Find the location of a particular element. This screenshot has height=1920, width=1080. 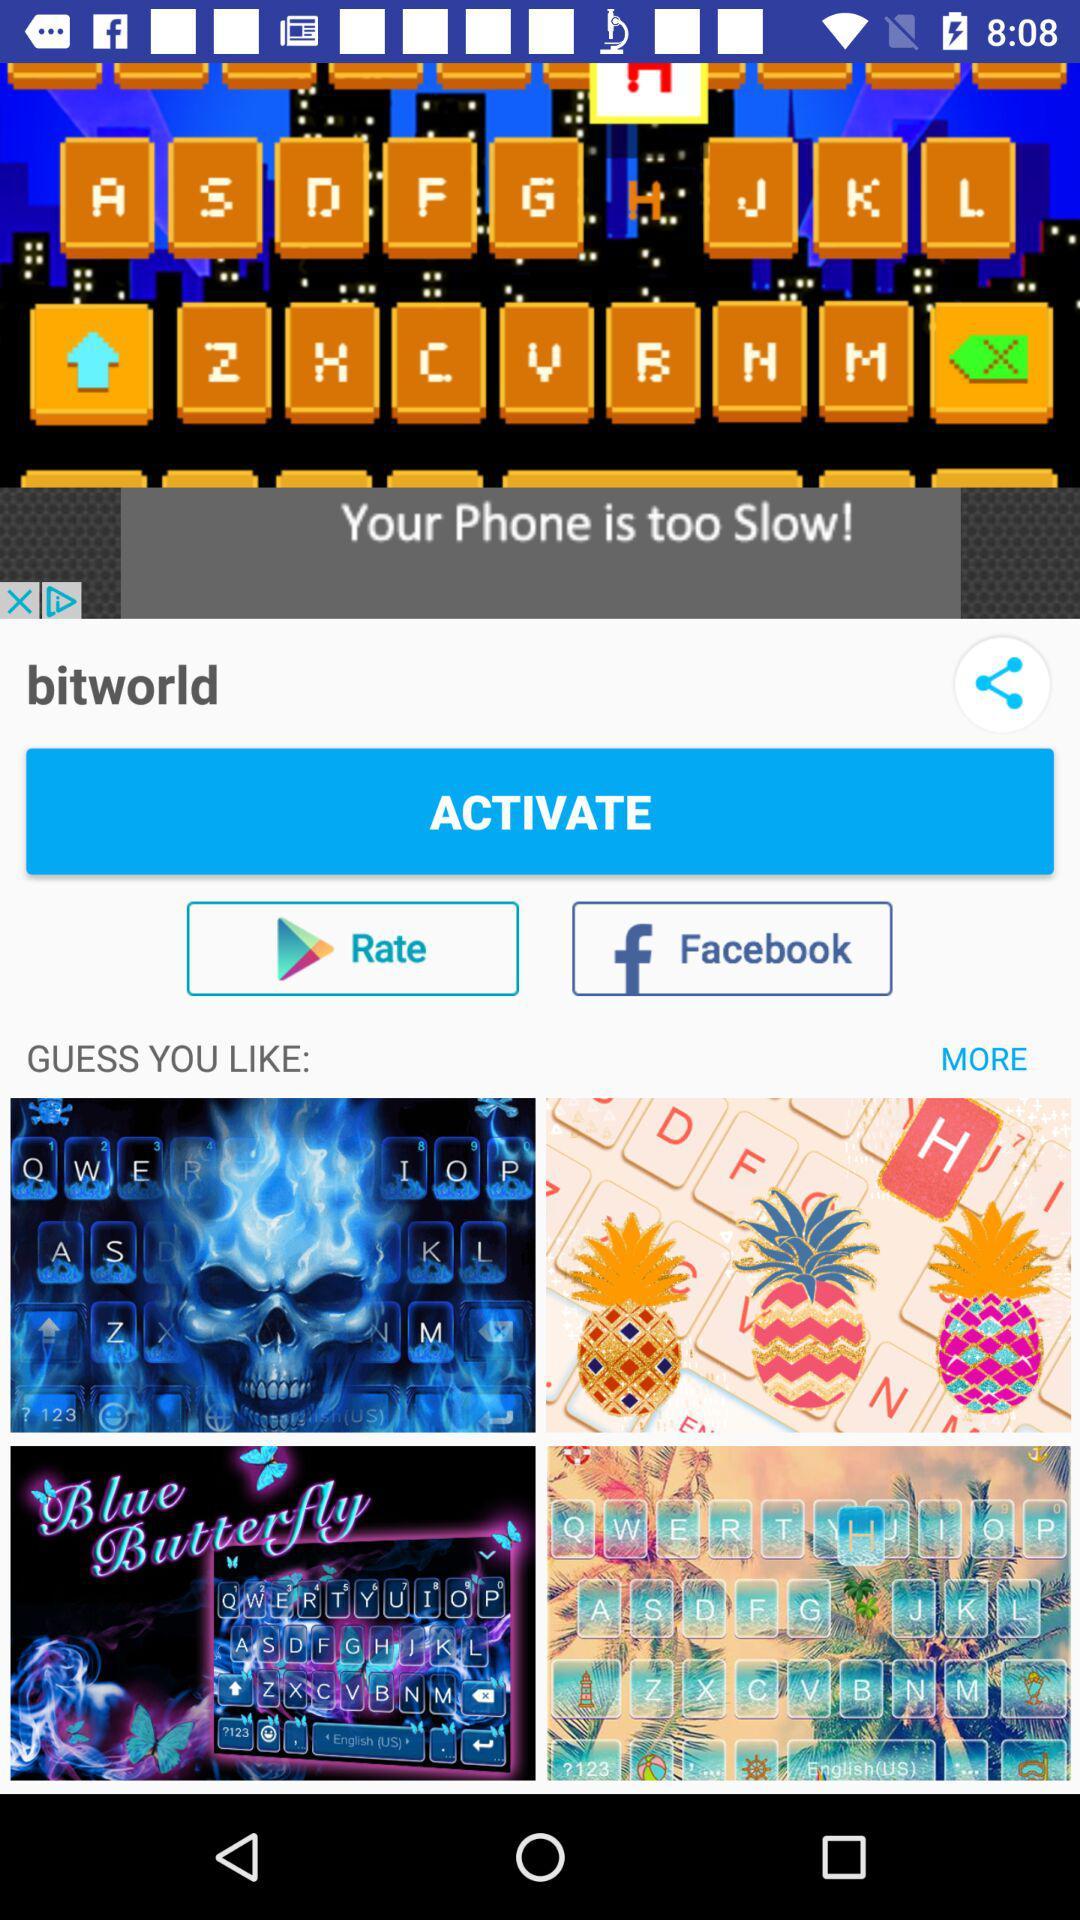

the icon below the activate is located at coordinates (351, 947).